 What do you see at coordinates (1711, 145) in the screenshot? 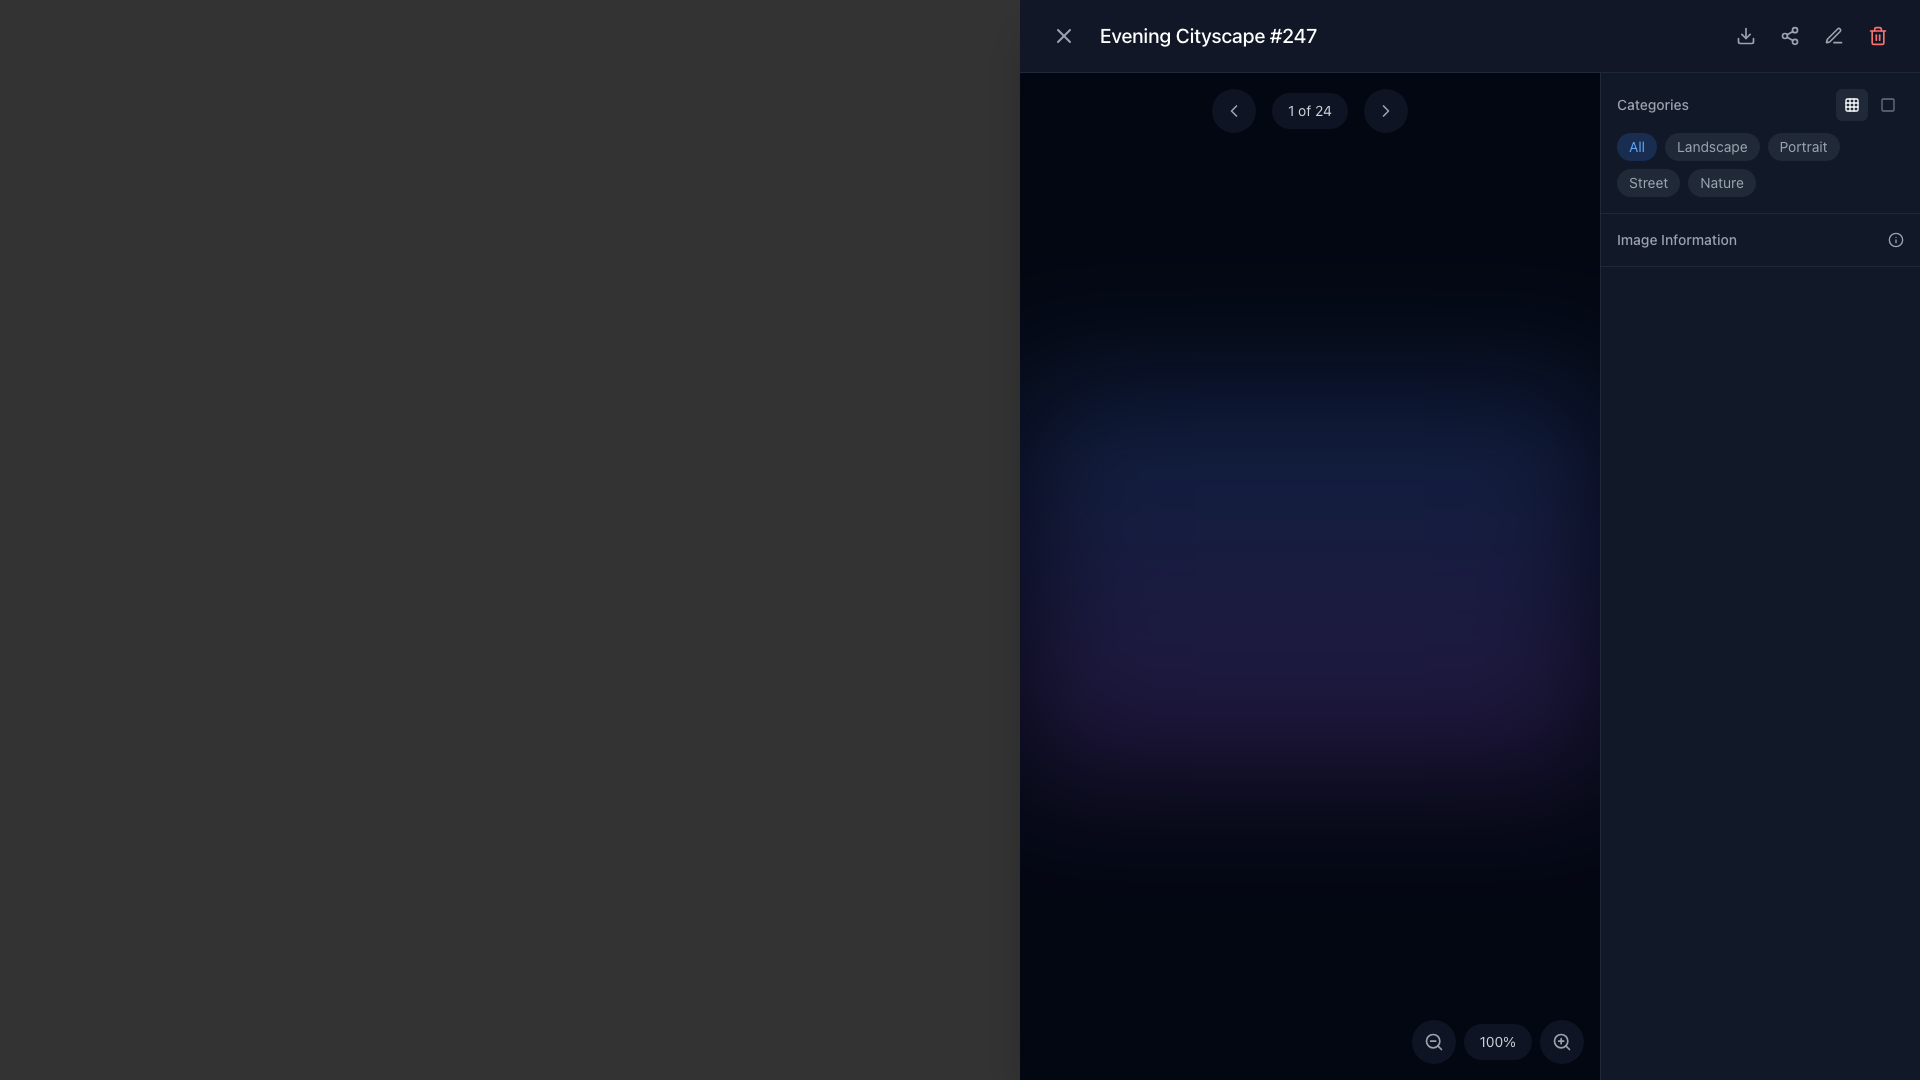
I see `the 'Landscape' button, which is a rounded rectangle with a gray background` at bounding box center [1711, 145].